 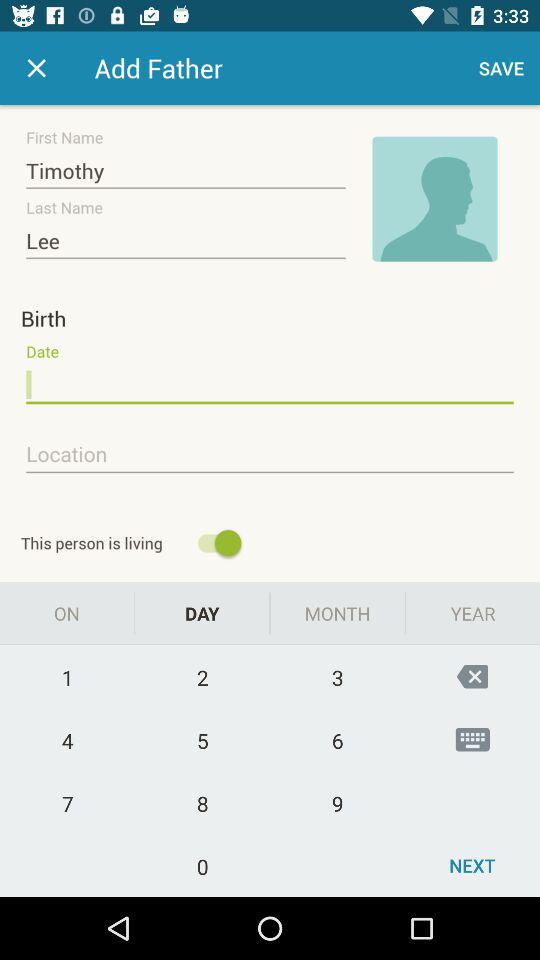 I want to click on button, so click(x=36, y=68).